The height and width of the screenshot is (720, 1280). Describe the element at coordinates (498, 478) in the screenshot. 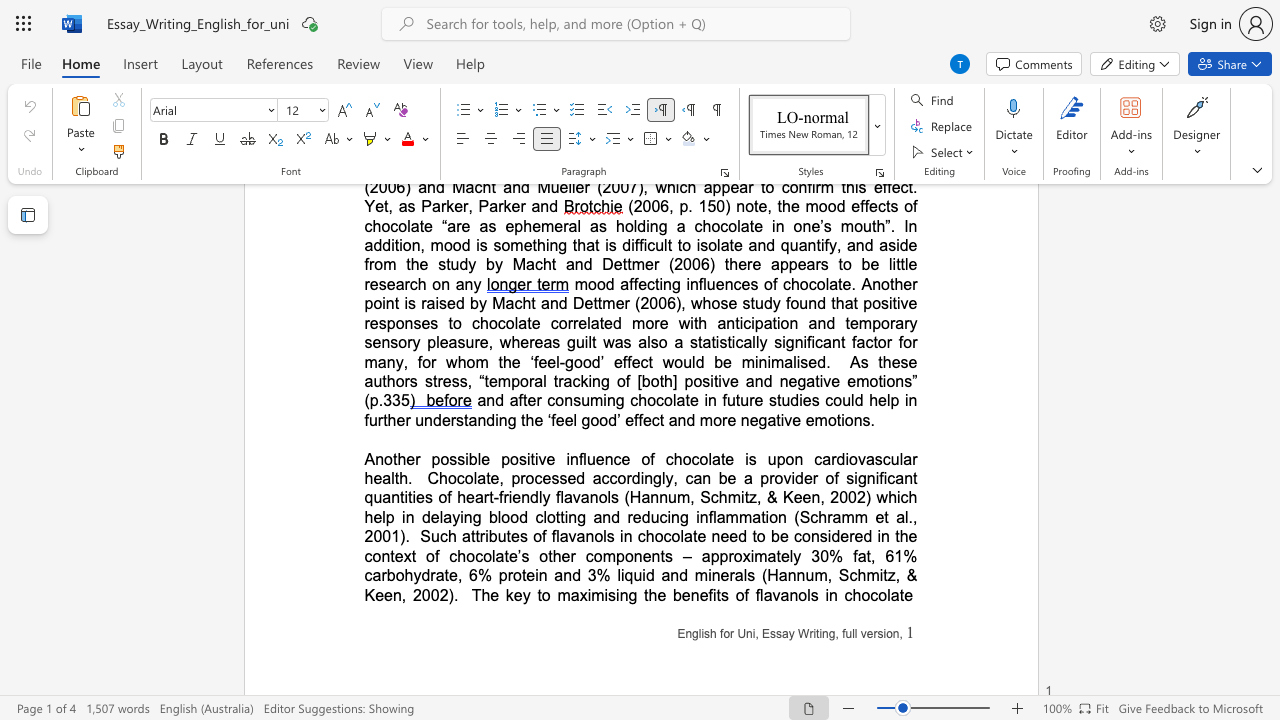

I see `the space between the continuous character "e" and "," in the text` at that location.